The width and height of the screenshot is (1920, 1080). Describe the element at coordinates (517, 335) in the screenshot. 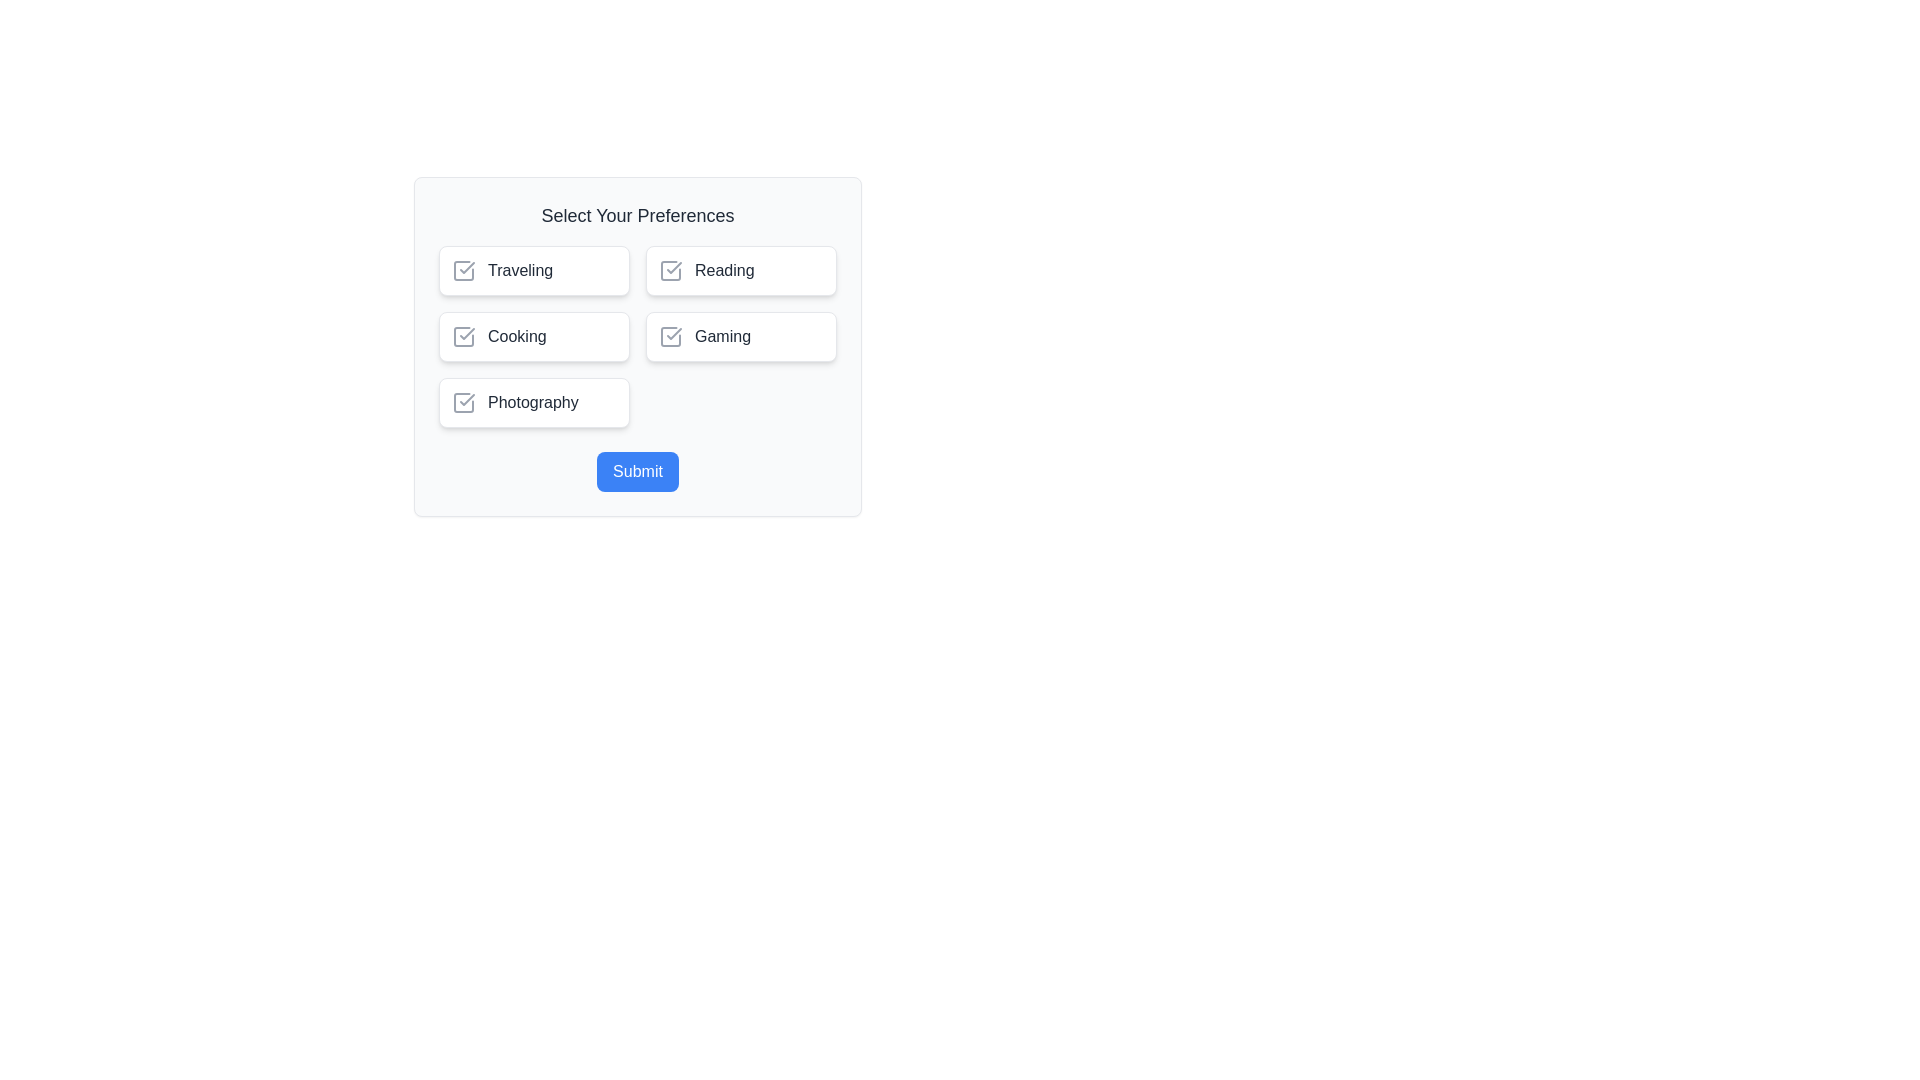

I see `the text label representing a selectable preference for 'Cooking' in the preferences list` at that location.